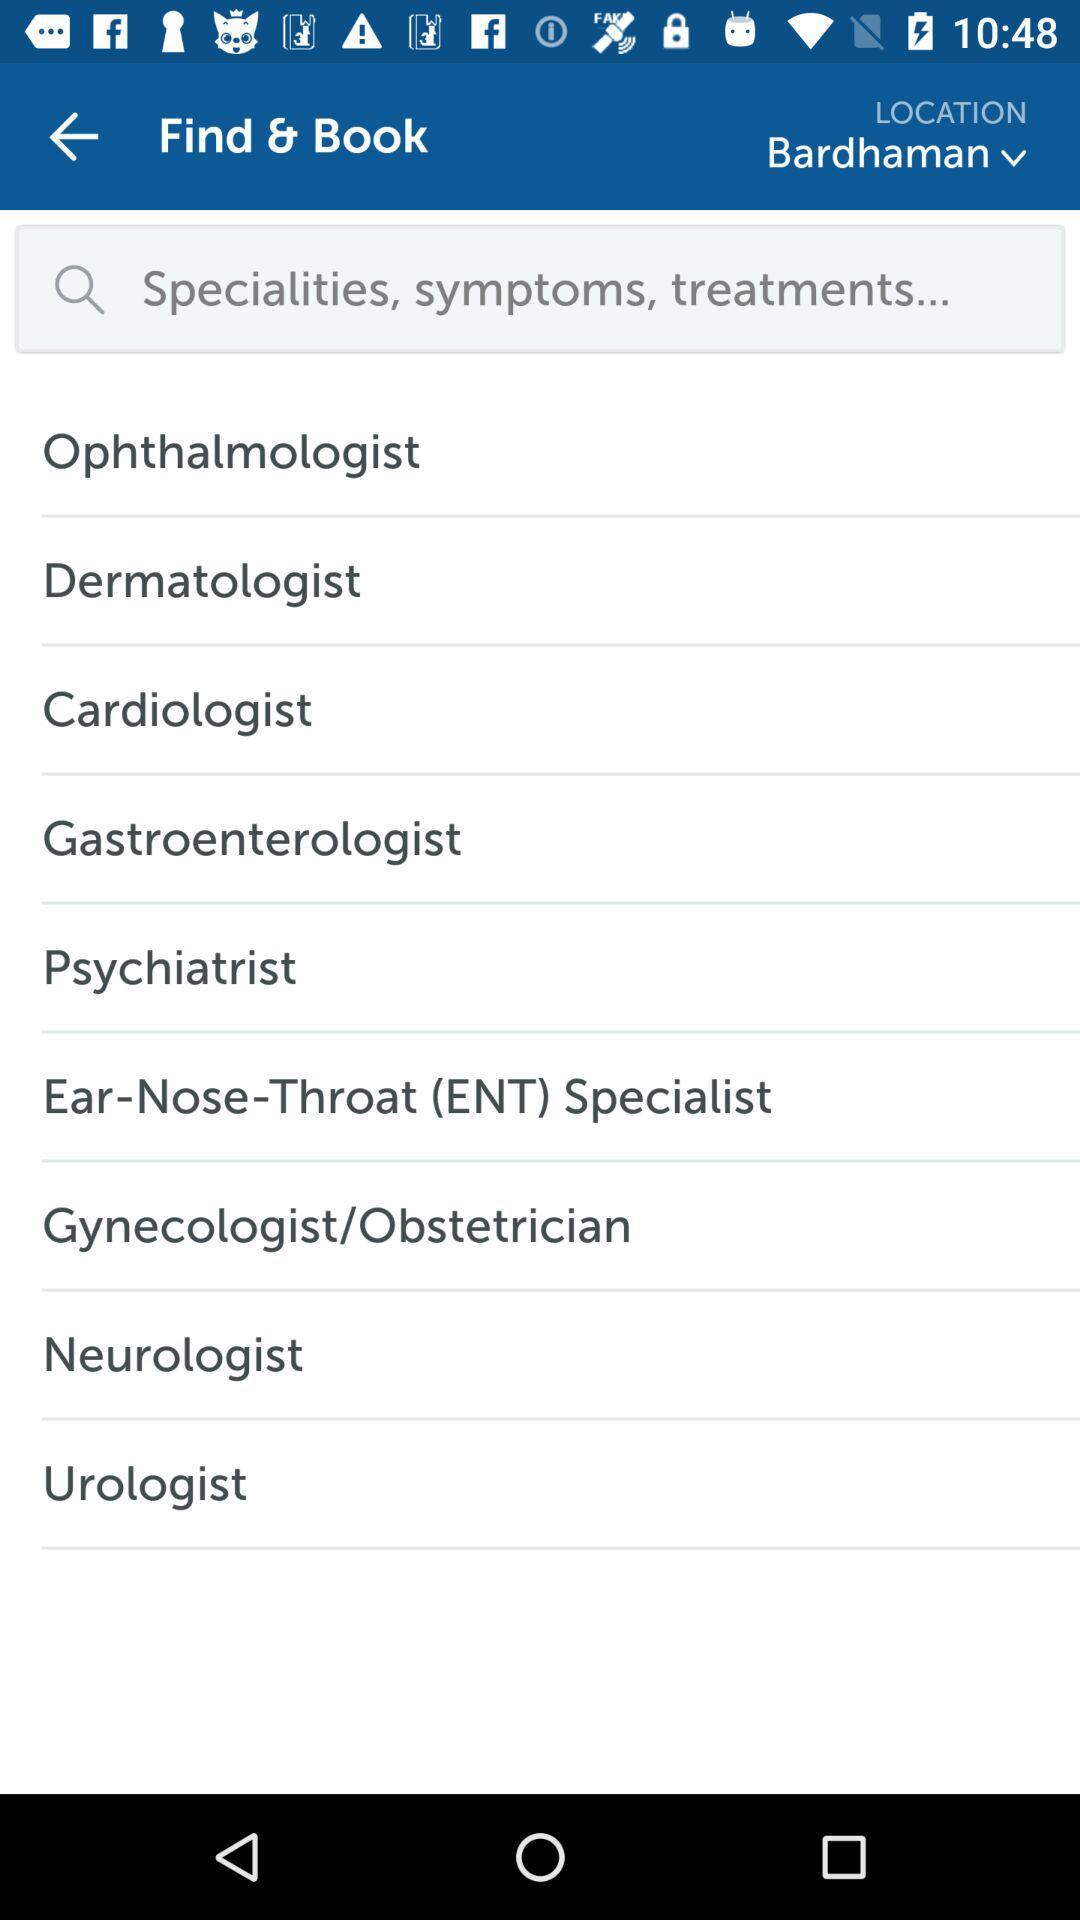 The image size is (1080, 1920). What do you see at coordinates (72, 135) in the screenshot?
I see `previous page` at bounding box center [72, 135].